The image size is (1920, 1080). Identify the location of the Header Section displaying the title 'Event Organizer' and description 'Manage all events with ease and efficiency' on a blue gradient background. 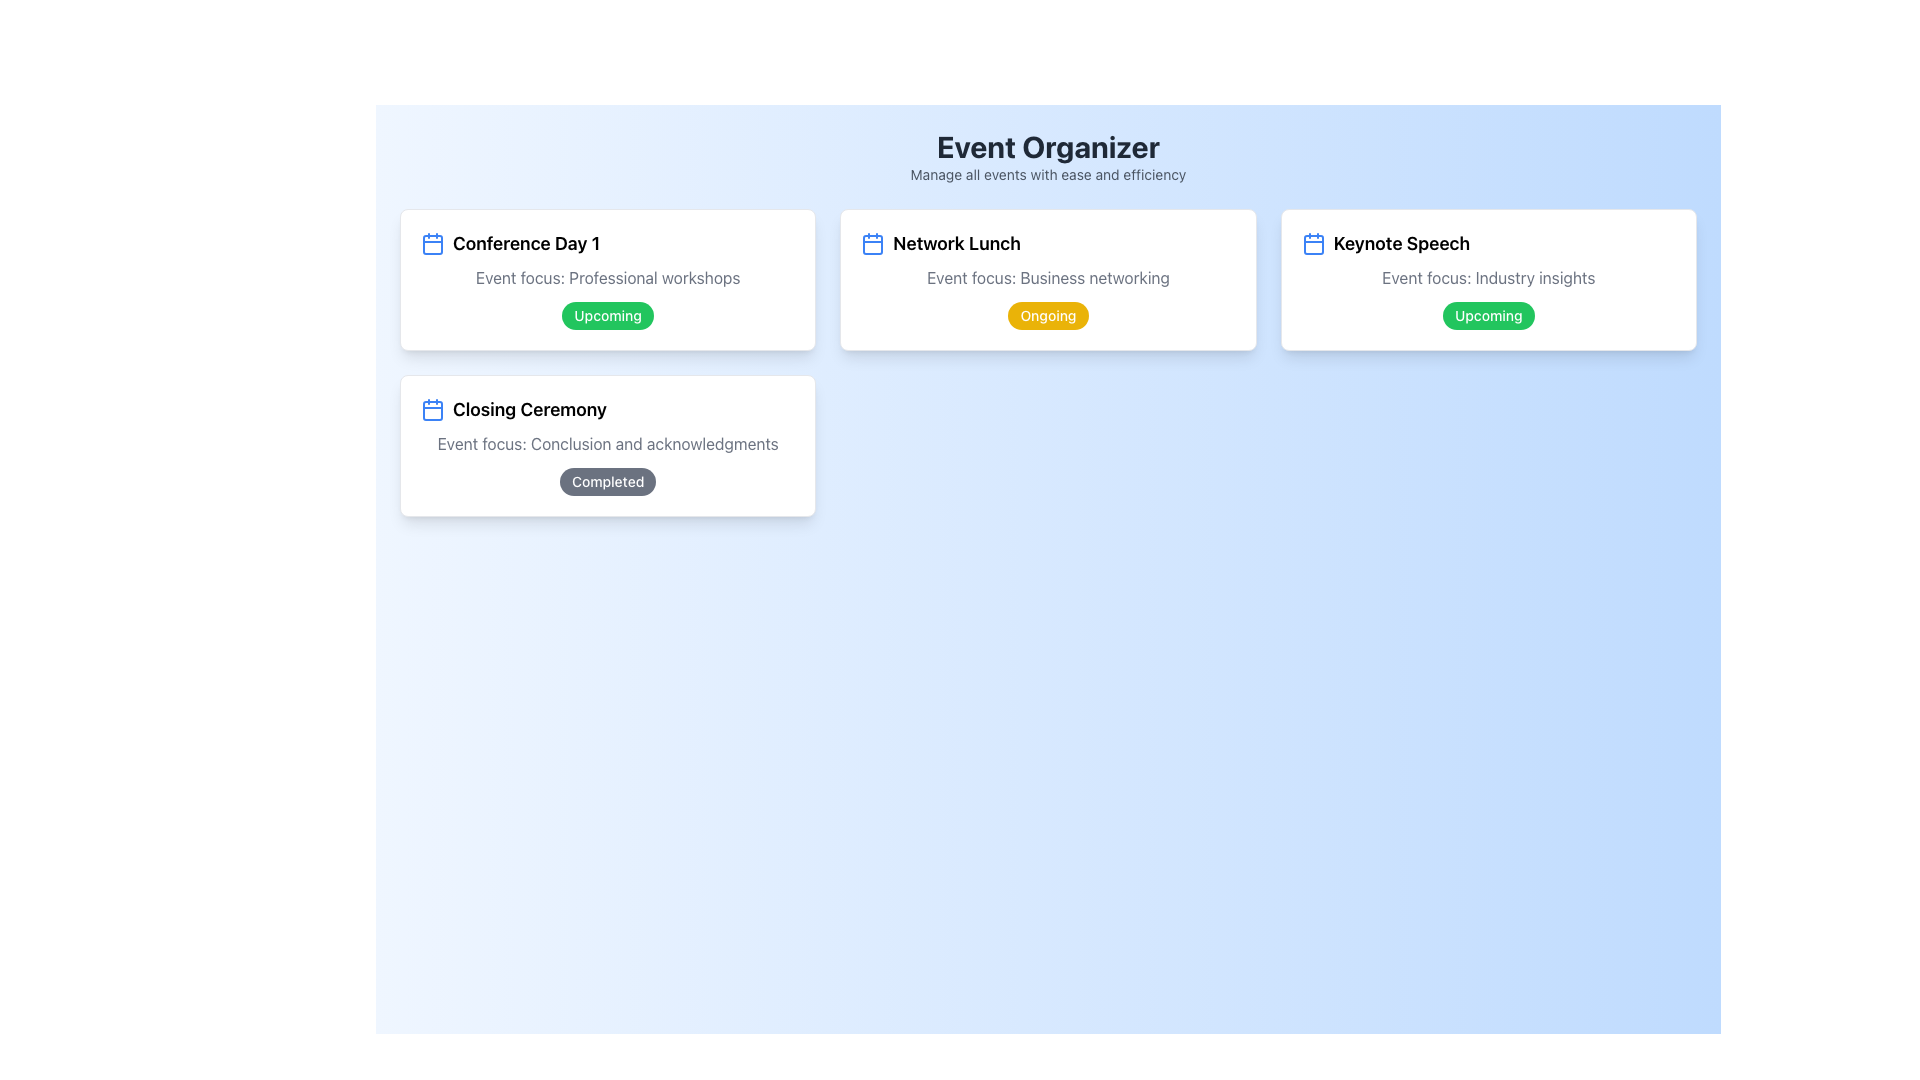
(1047, 156).